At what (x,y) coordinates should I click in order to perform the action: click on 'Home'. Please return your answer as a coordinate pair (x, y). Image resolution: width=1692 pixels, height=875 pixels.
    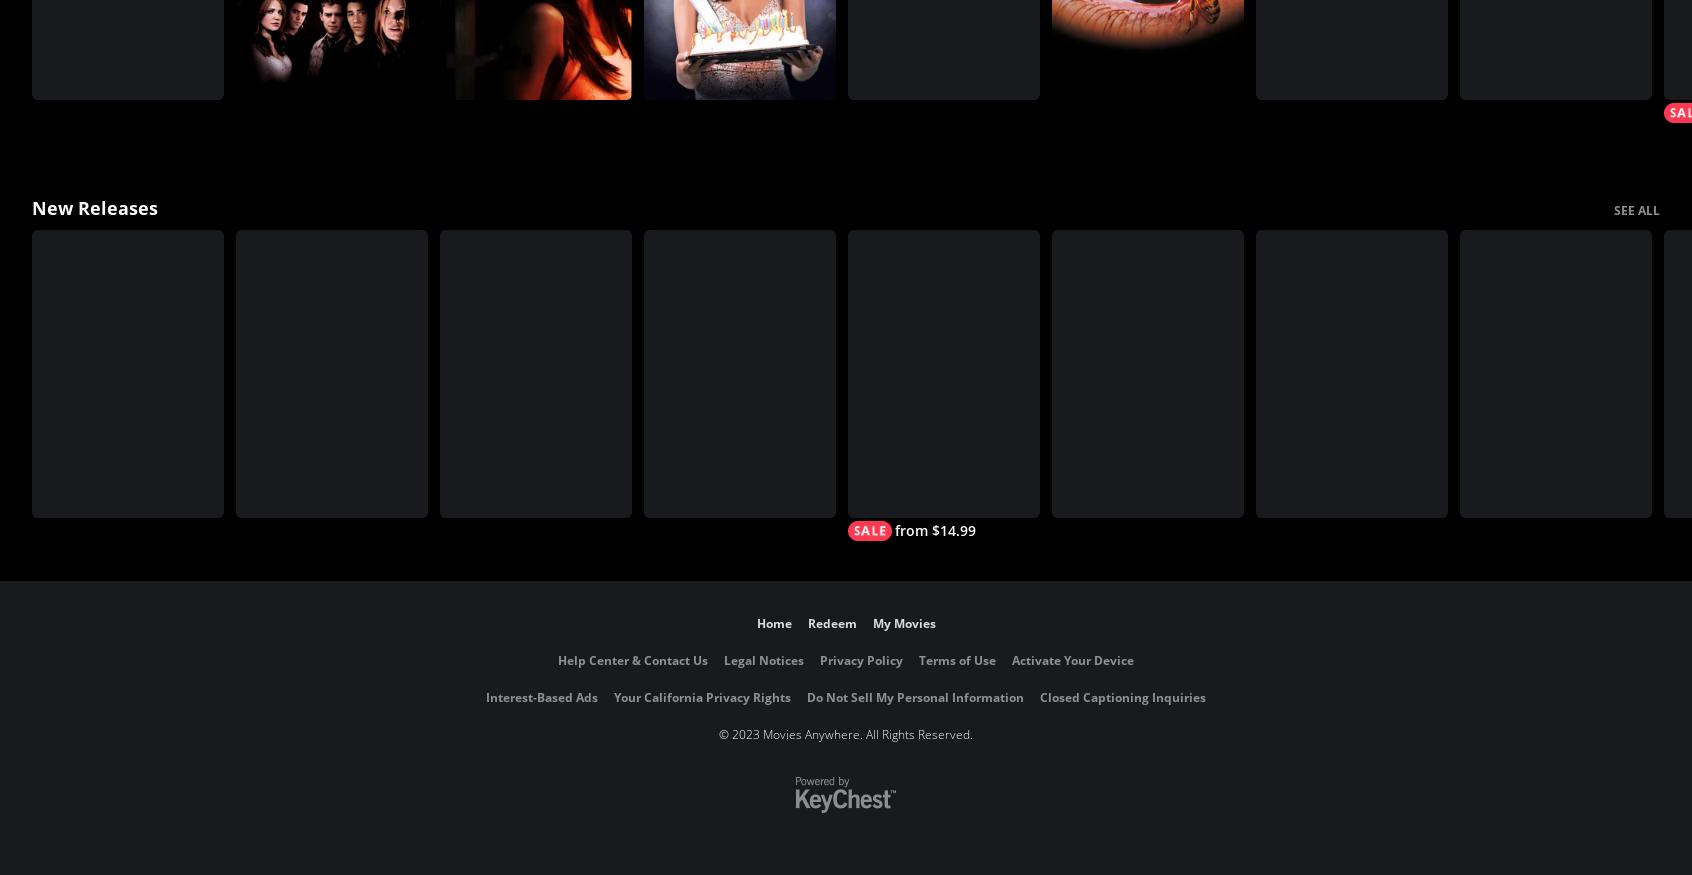
    Looking at the image, I should click on (772, 623).